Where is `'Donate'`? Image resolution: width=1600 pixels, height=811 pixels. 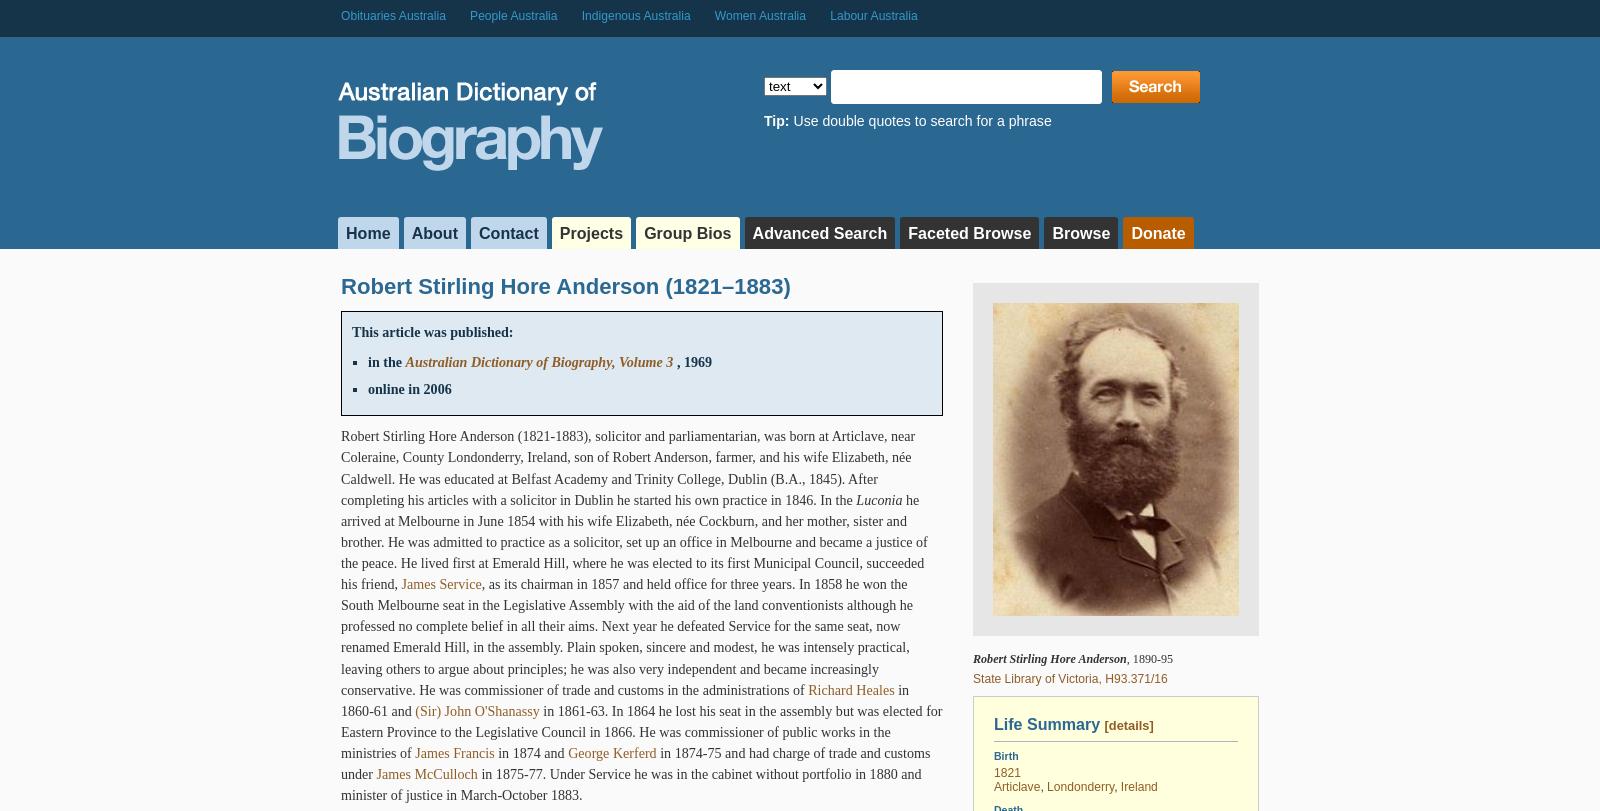 'Donate' is located at coordinates (1158, 233).